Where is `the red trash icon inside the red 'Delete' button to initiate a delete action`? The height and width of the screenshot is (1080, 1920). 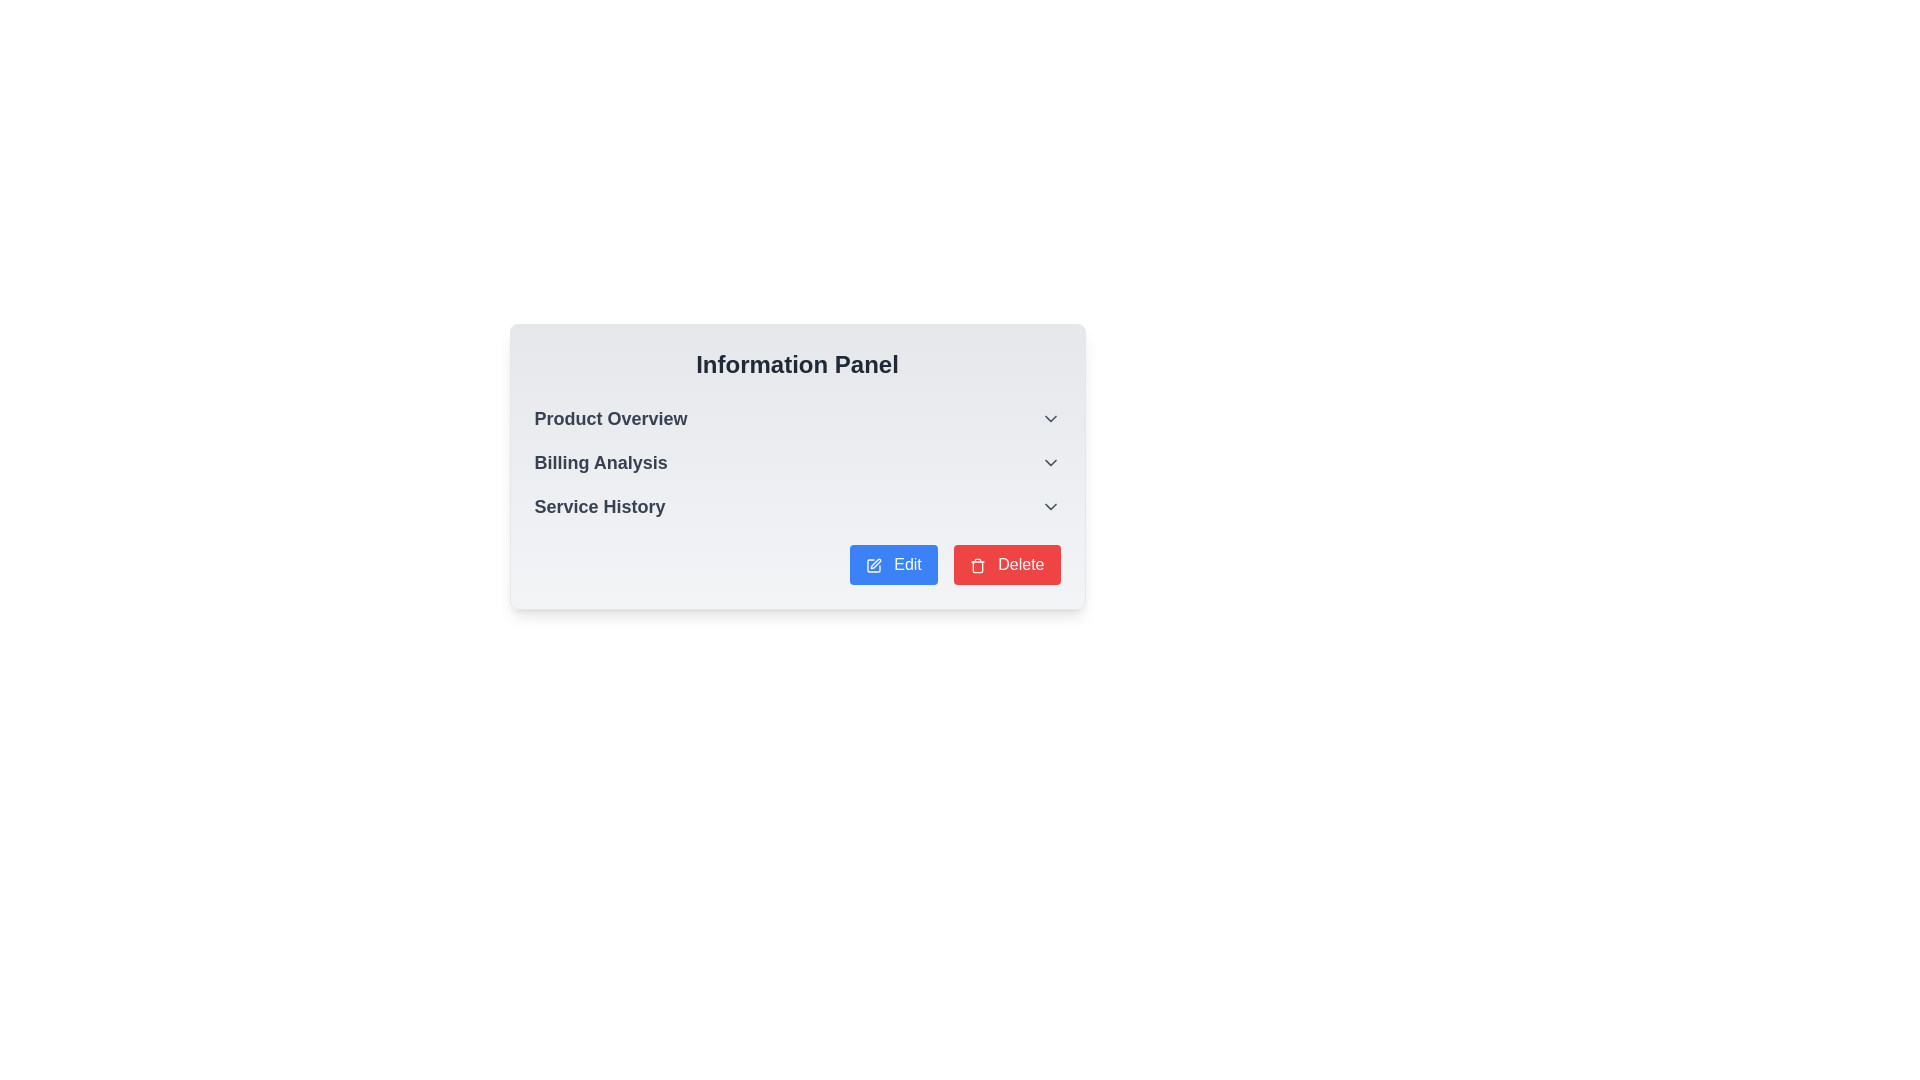
the red trash icon inside the red 'Delete' button to initiate a delete action is located at coordinates (977, 565).